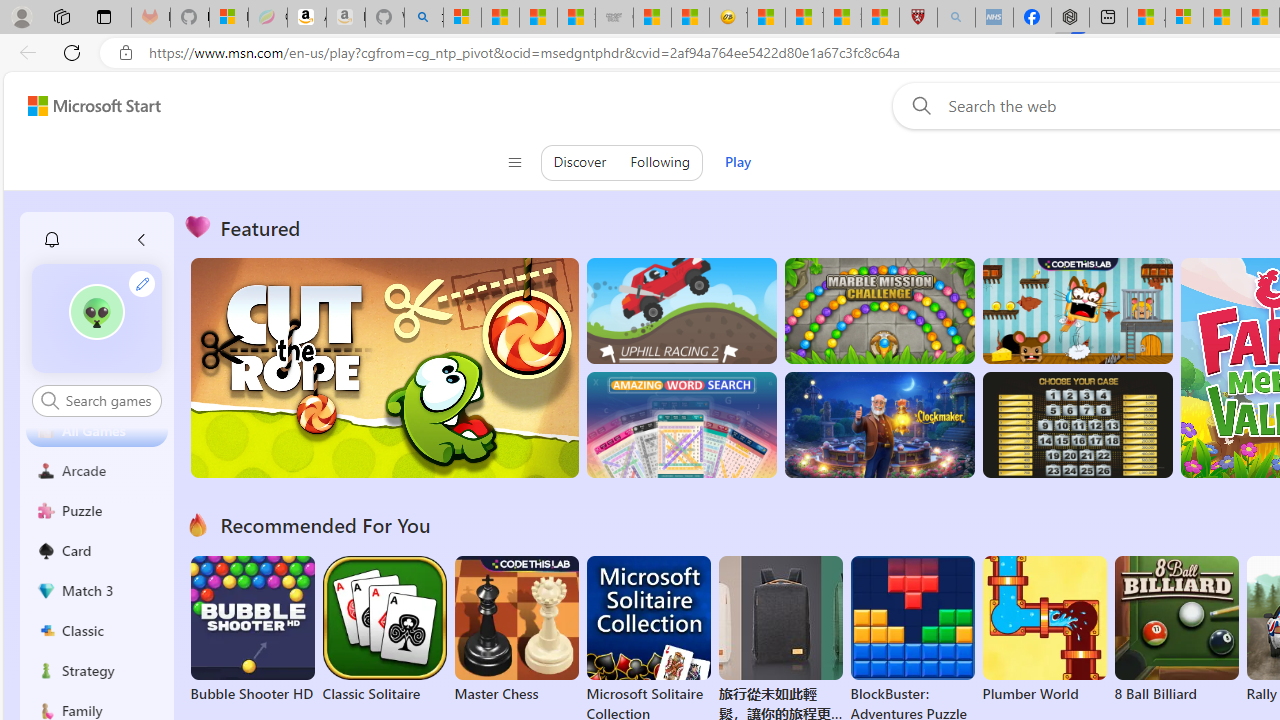 This screenshot has width=1280, height=720. Describe the element at coordinates (879, 424) in the screenshot. I see `'Clockmaker'` at that location.